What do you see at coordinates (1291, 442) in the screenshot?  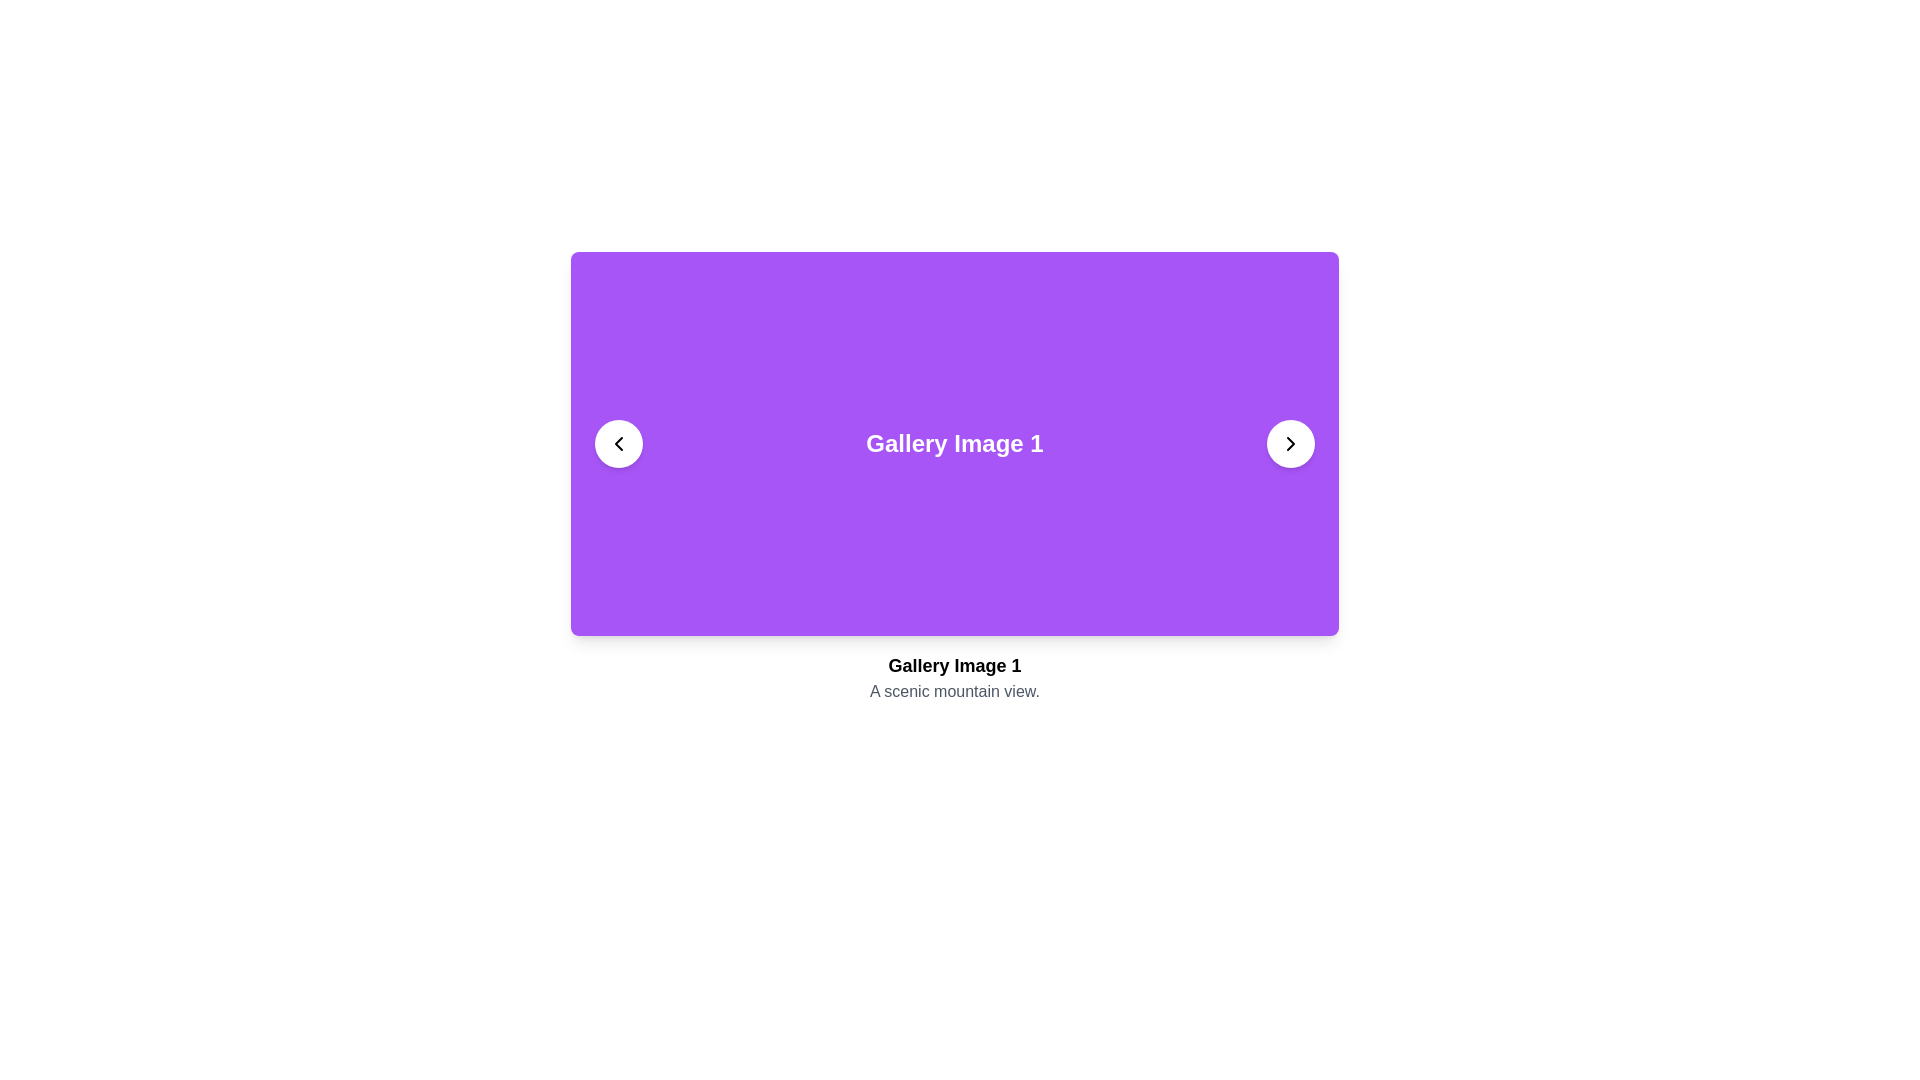 I see `the forward navigation arrow icon located in the center of a circular button on the far right of the purple panel labeled 'Gallery Image 1'` at bounding box center [1291, 442].